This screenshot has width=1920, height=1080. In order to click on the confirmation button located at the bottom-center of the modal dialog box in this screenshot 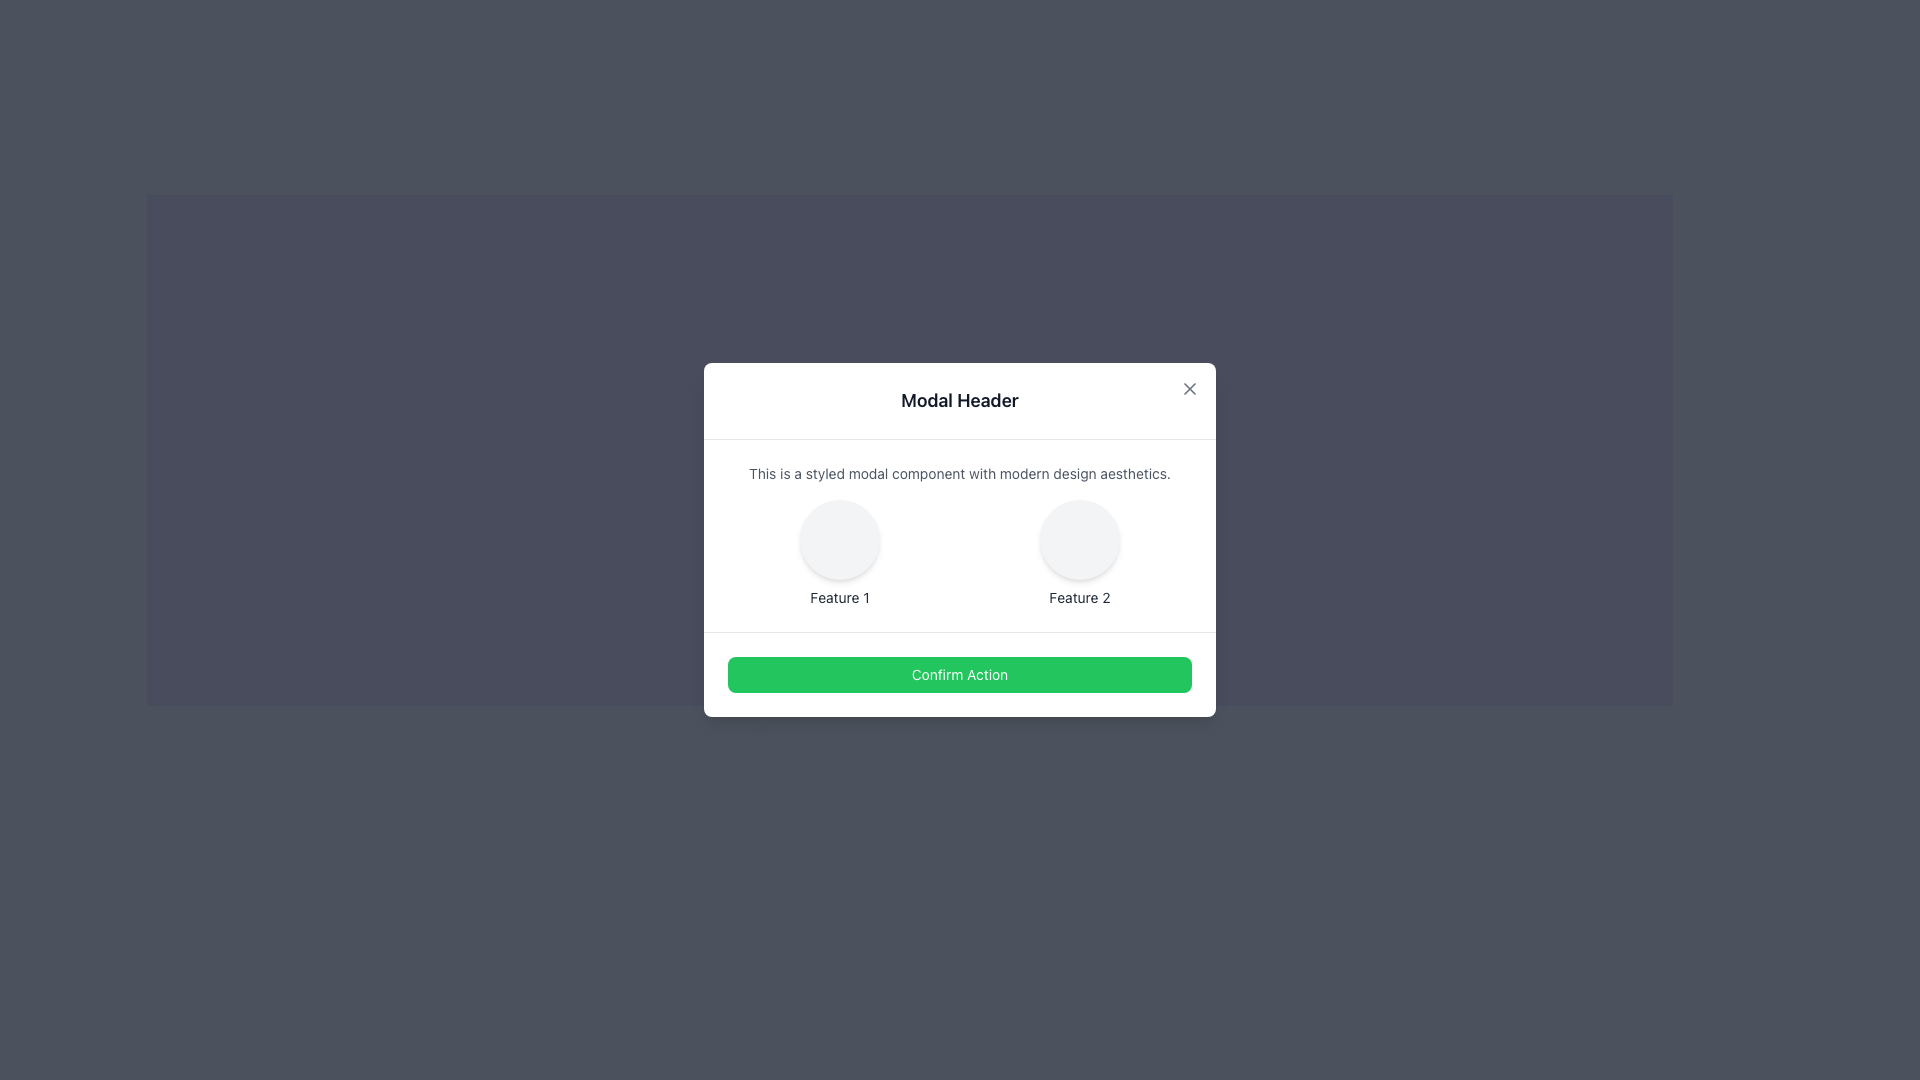, I will do `click(960, 675)`.